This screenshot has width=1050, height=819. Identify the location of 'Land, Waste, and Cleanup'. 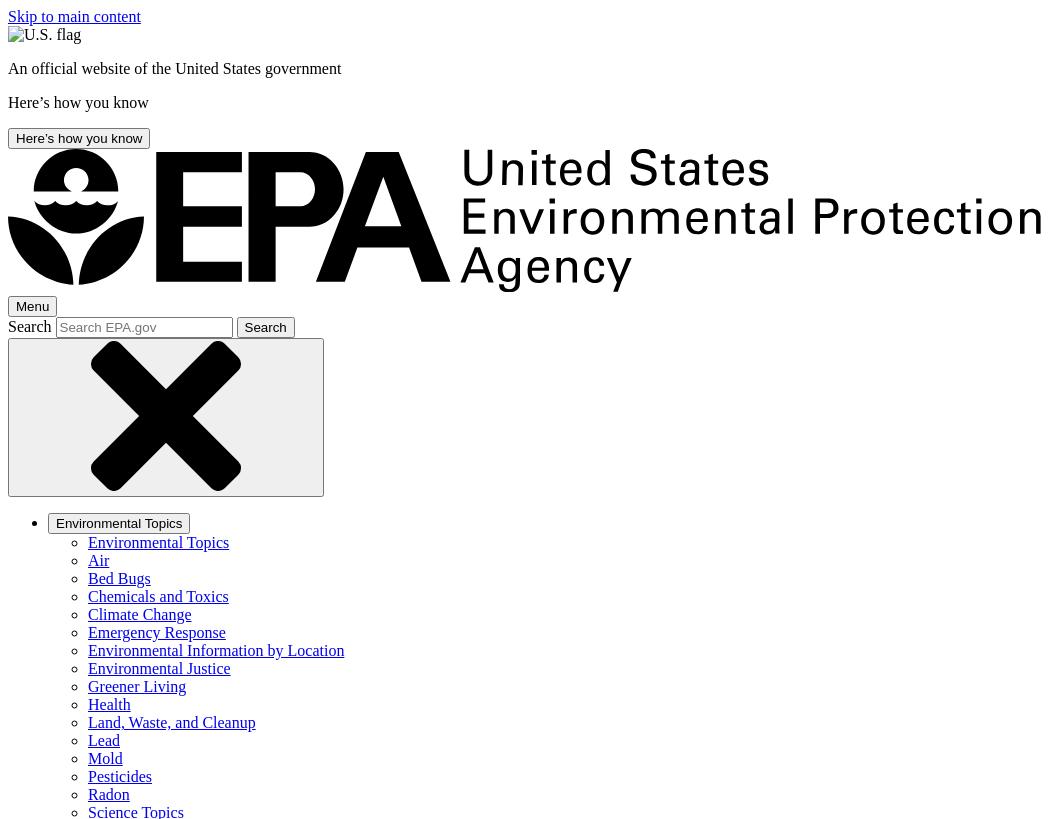
(171, 721).